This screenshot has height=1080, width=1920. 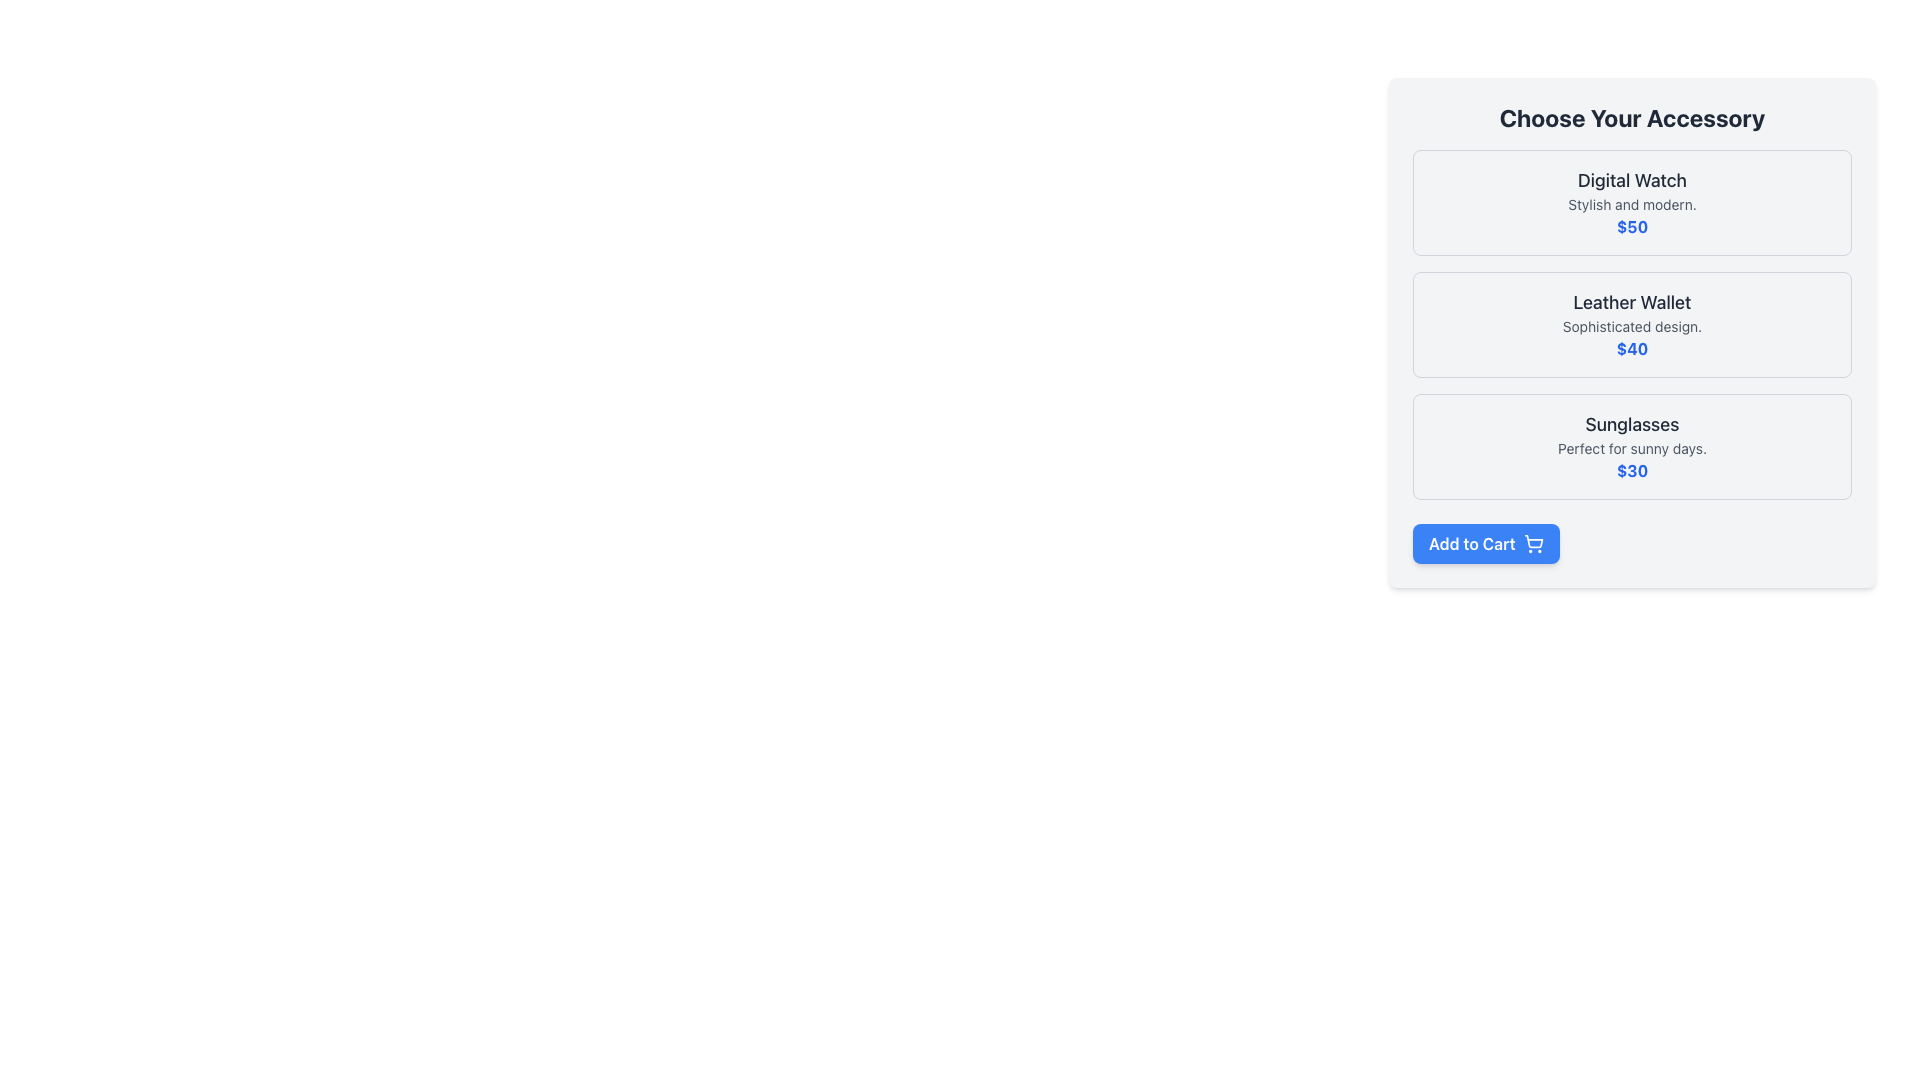 I want to click on the 'Leather Wallet' selectable card, so click(x=1632, y=323).